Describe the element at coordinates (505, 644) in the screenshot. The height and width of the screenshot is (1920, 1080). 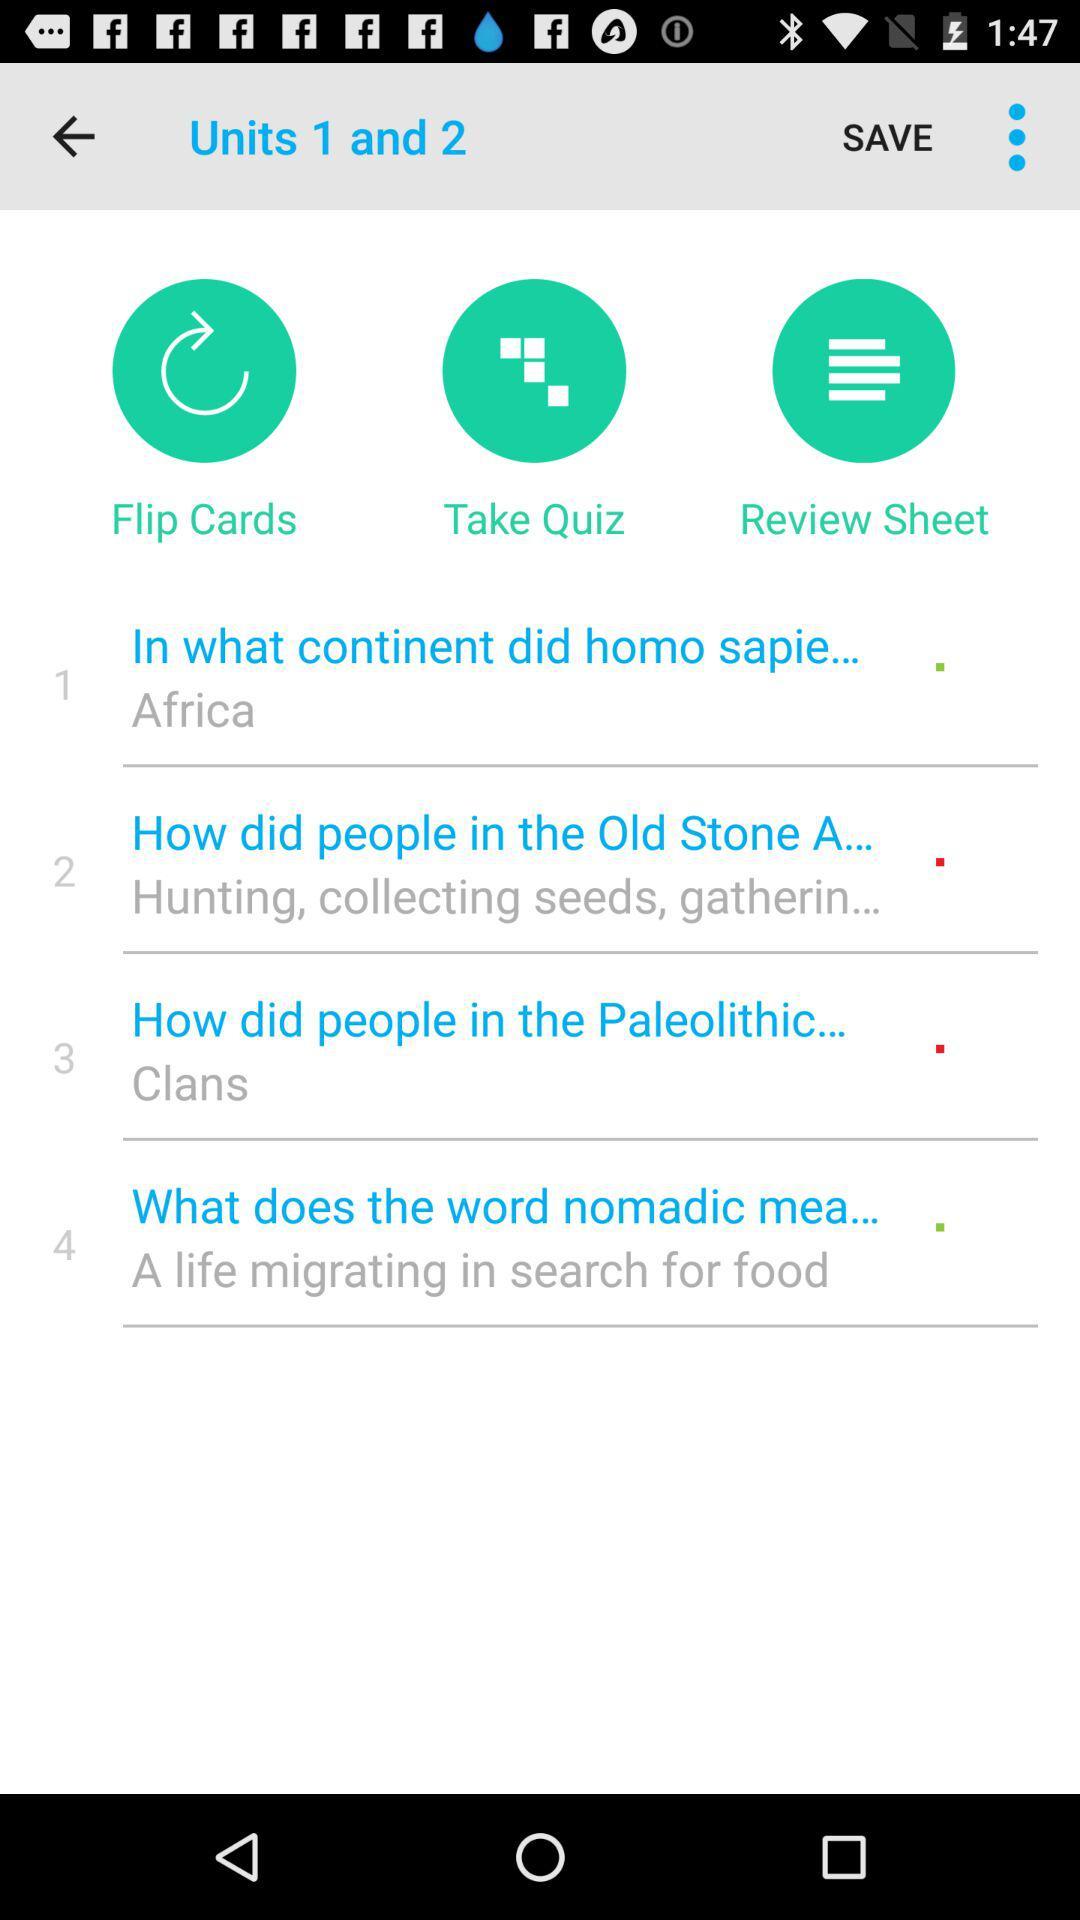
I see `the in what continent item` at that location.